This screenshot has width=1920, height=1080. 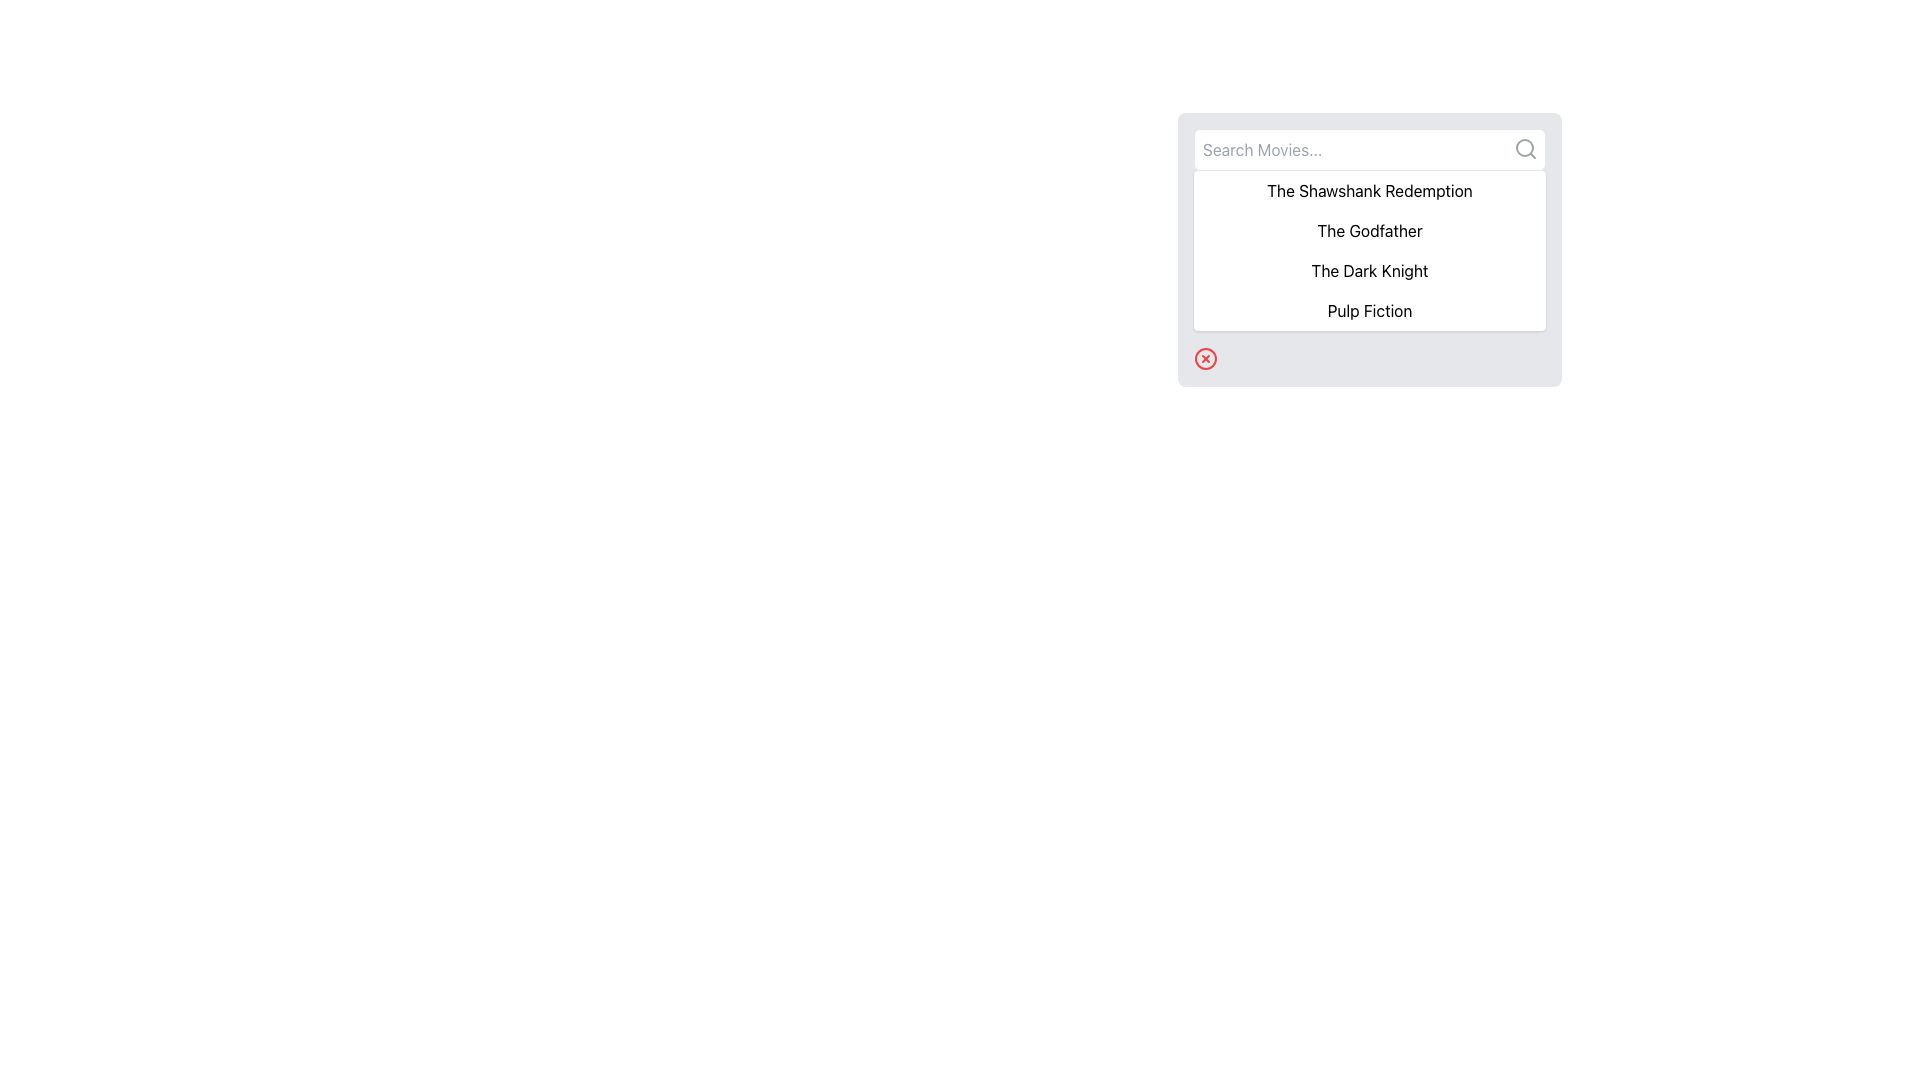 I want to click on the circular component of the magnifier glass in the search icon located at the top-right corner of the search interface, so click(x=1524, y=146).